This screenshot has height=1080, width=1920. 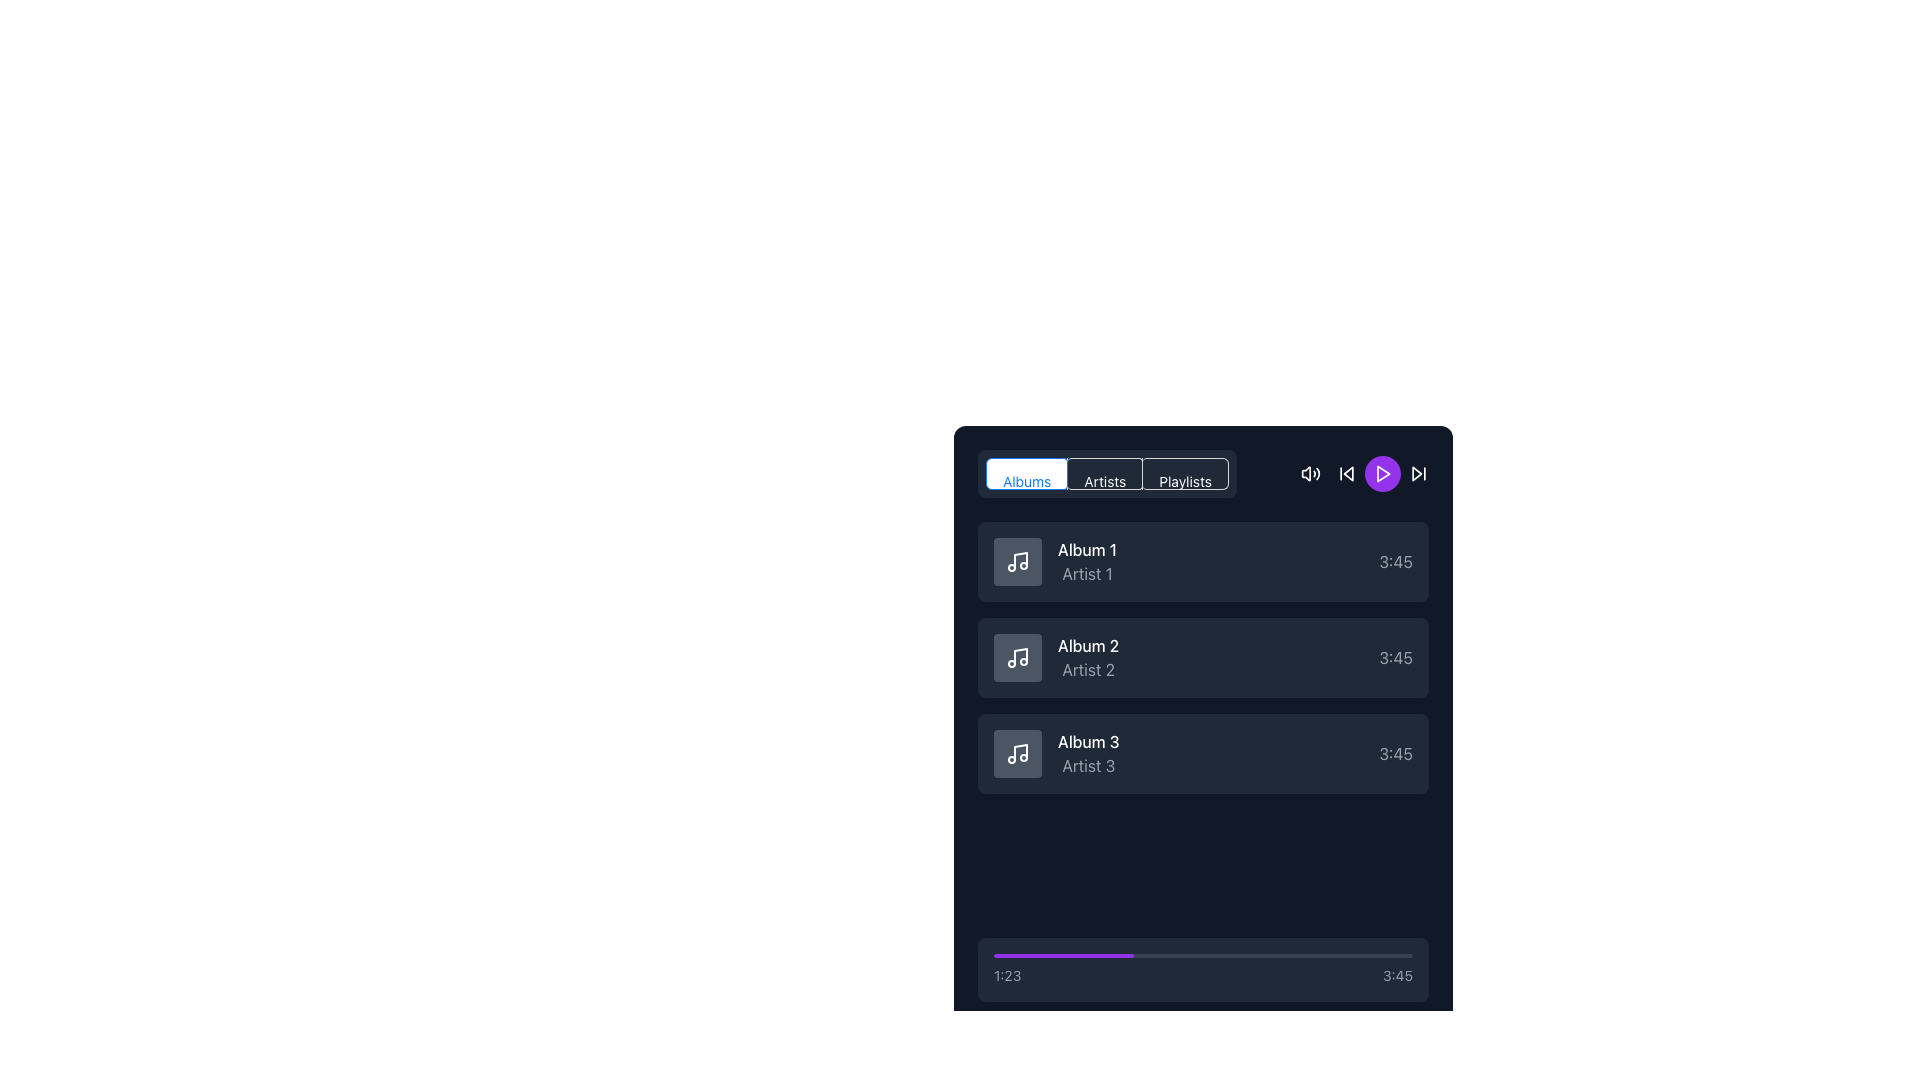 What do you see at coordinates (1332, 955) in the screenshot?
I see `playback position` at bounding box center [1332, 955].